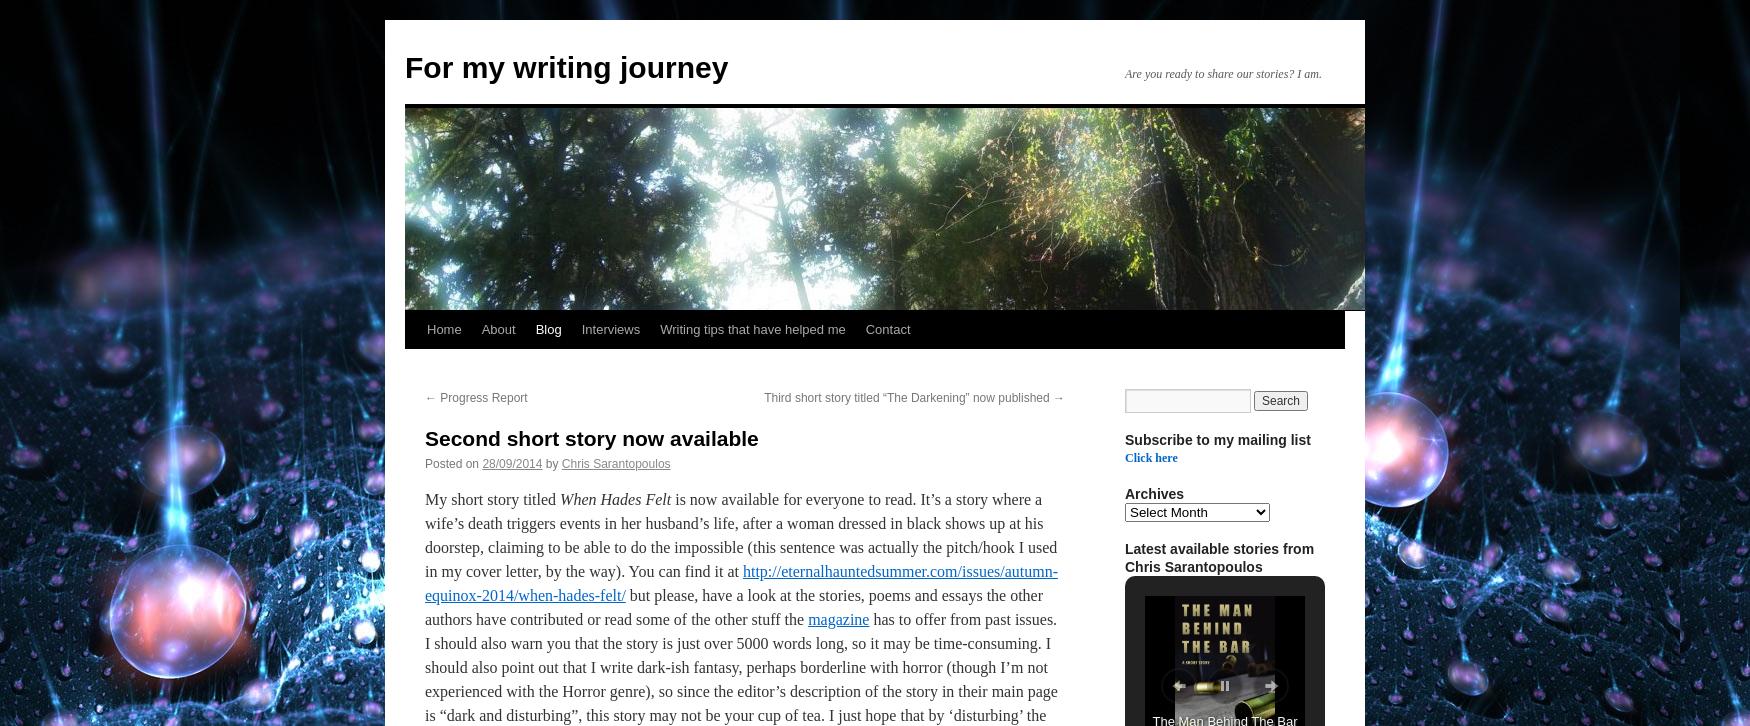  Describe the element at coordinates (550, 463) in the screenshot. I see `'by'` at that location.